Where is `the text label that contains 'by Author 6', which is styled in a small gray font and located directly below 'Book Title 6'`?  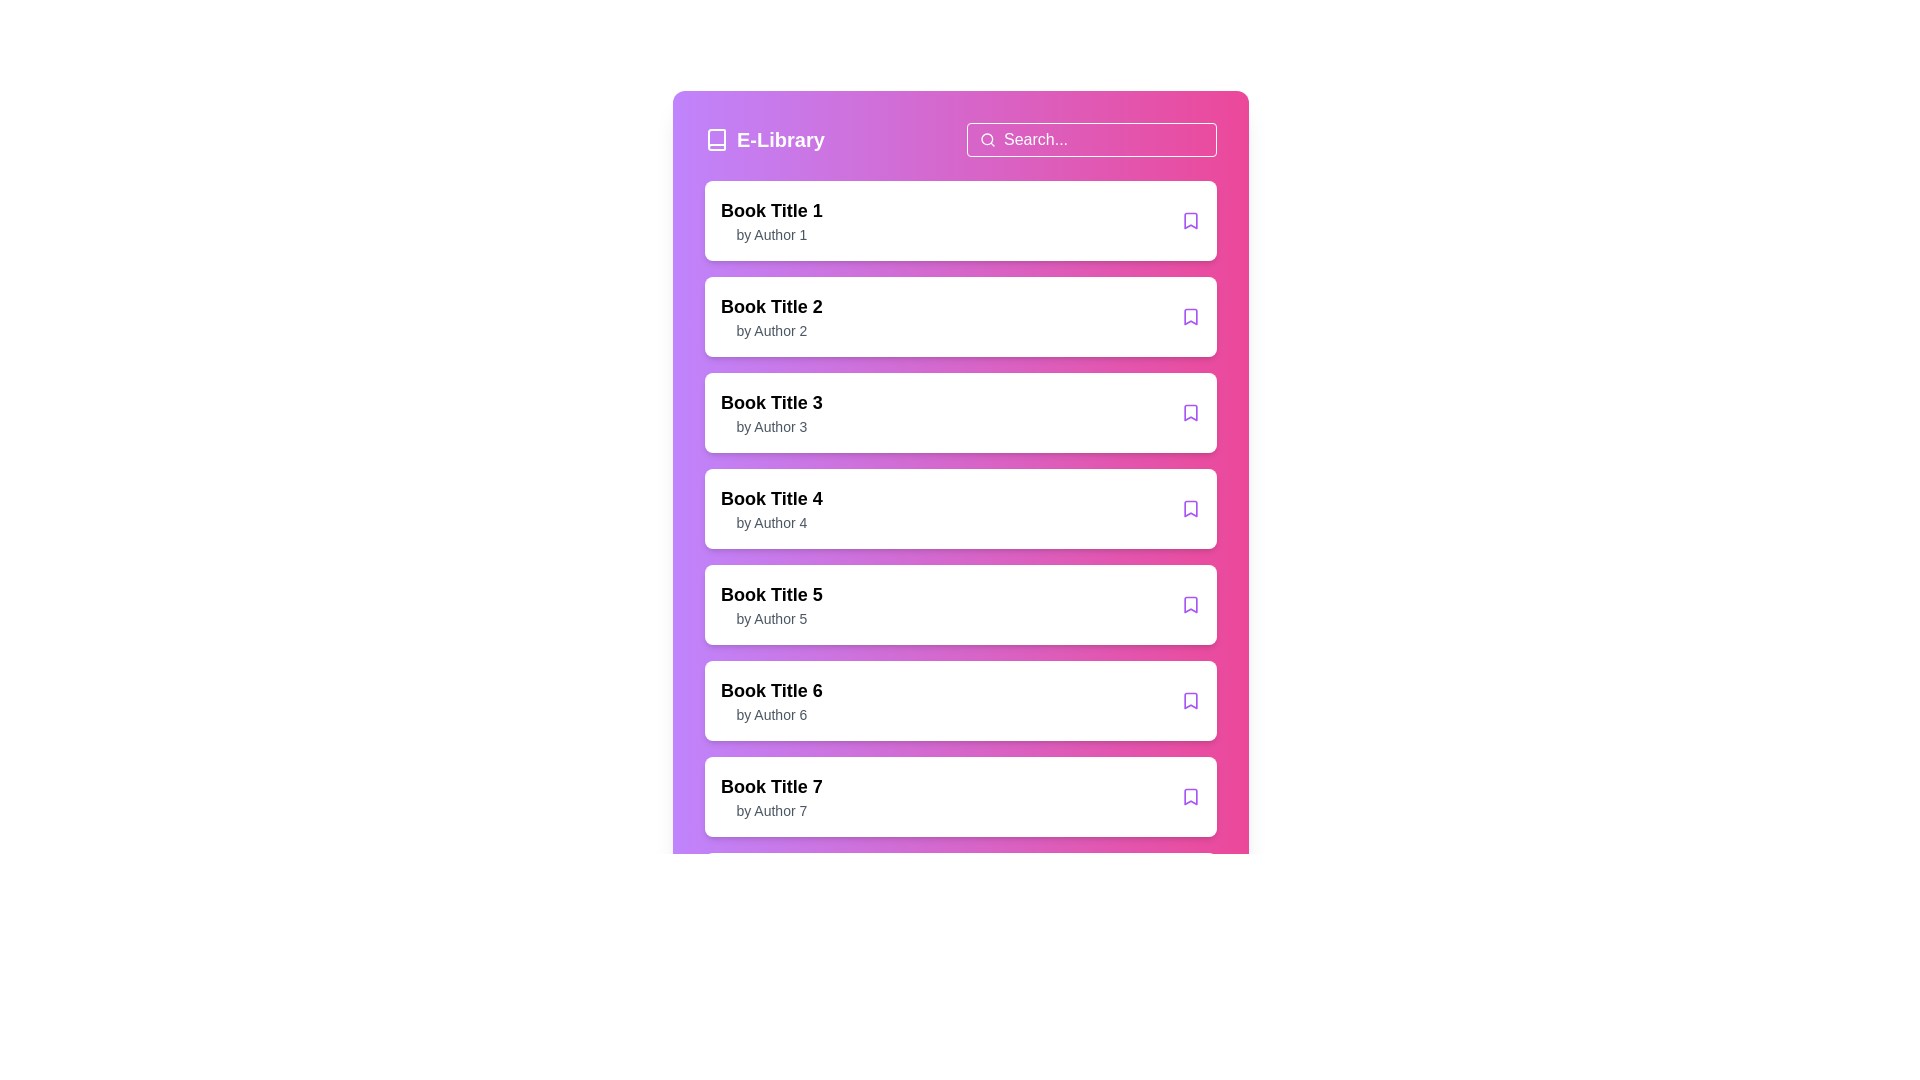 the text label that contains 'by Author 6', which is styled in a small gray font and located directly below 'Book Title 6' is located at coordinates (770, 713).